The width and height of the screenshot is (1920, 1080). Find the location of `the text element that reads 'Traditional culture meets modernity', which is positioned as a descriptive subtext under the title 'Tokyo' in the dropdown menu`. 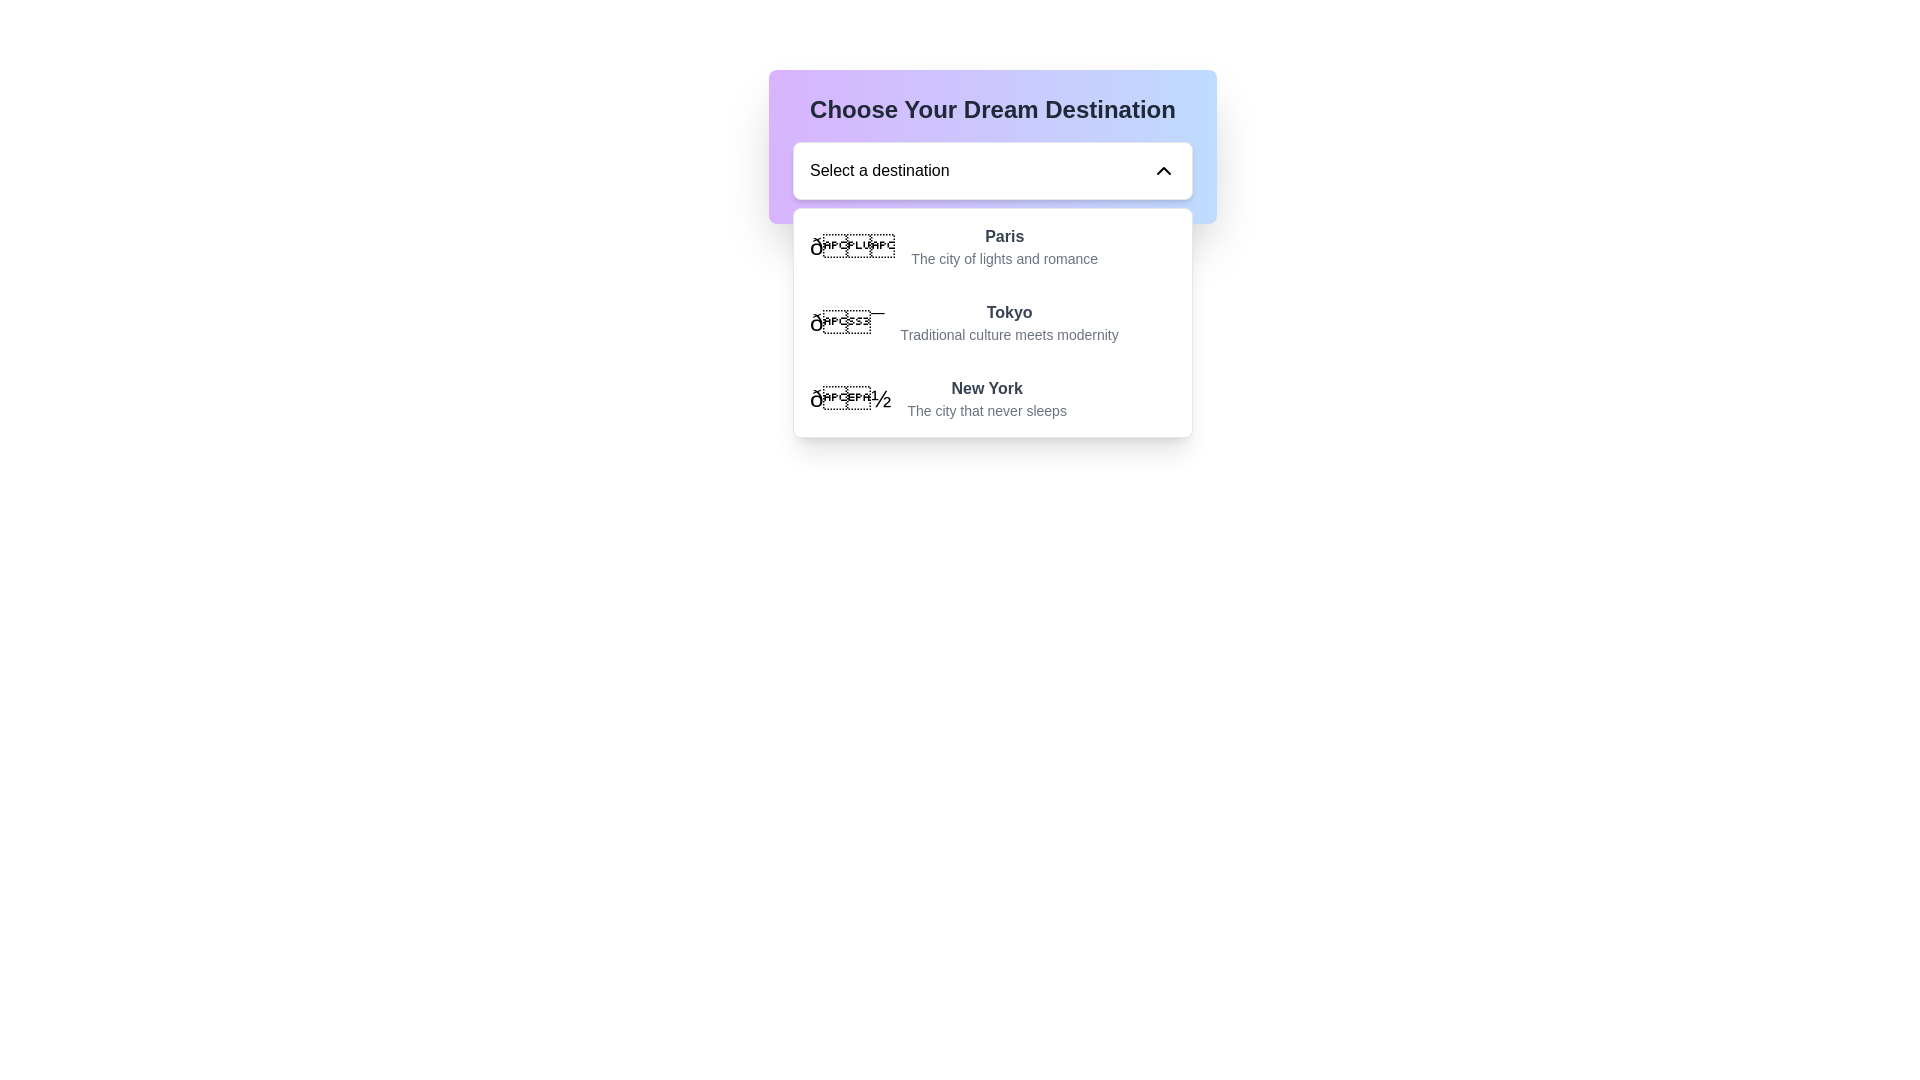

the text element that reads 'Traditional culture meets modernity', which is positioned as a descriptive subtext under the title 'Tokyo' in the dropdown menu is located at coordinates (1009, 334).